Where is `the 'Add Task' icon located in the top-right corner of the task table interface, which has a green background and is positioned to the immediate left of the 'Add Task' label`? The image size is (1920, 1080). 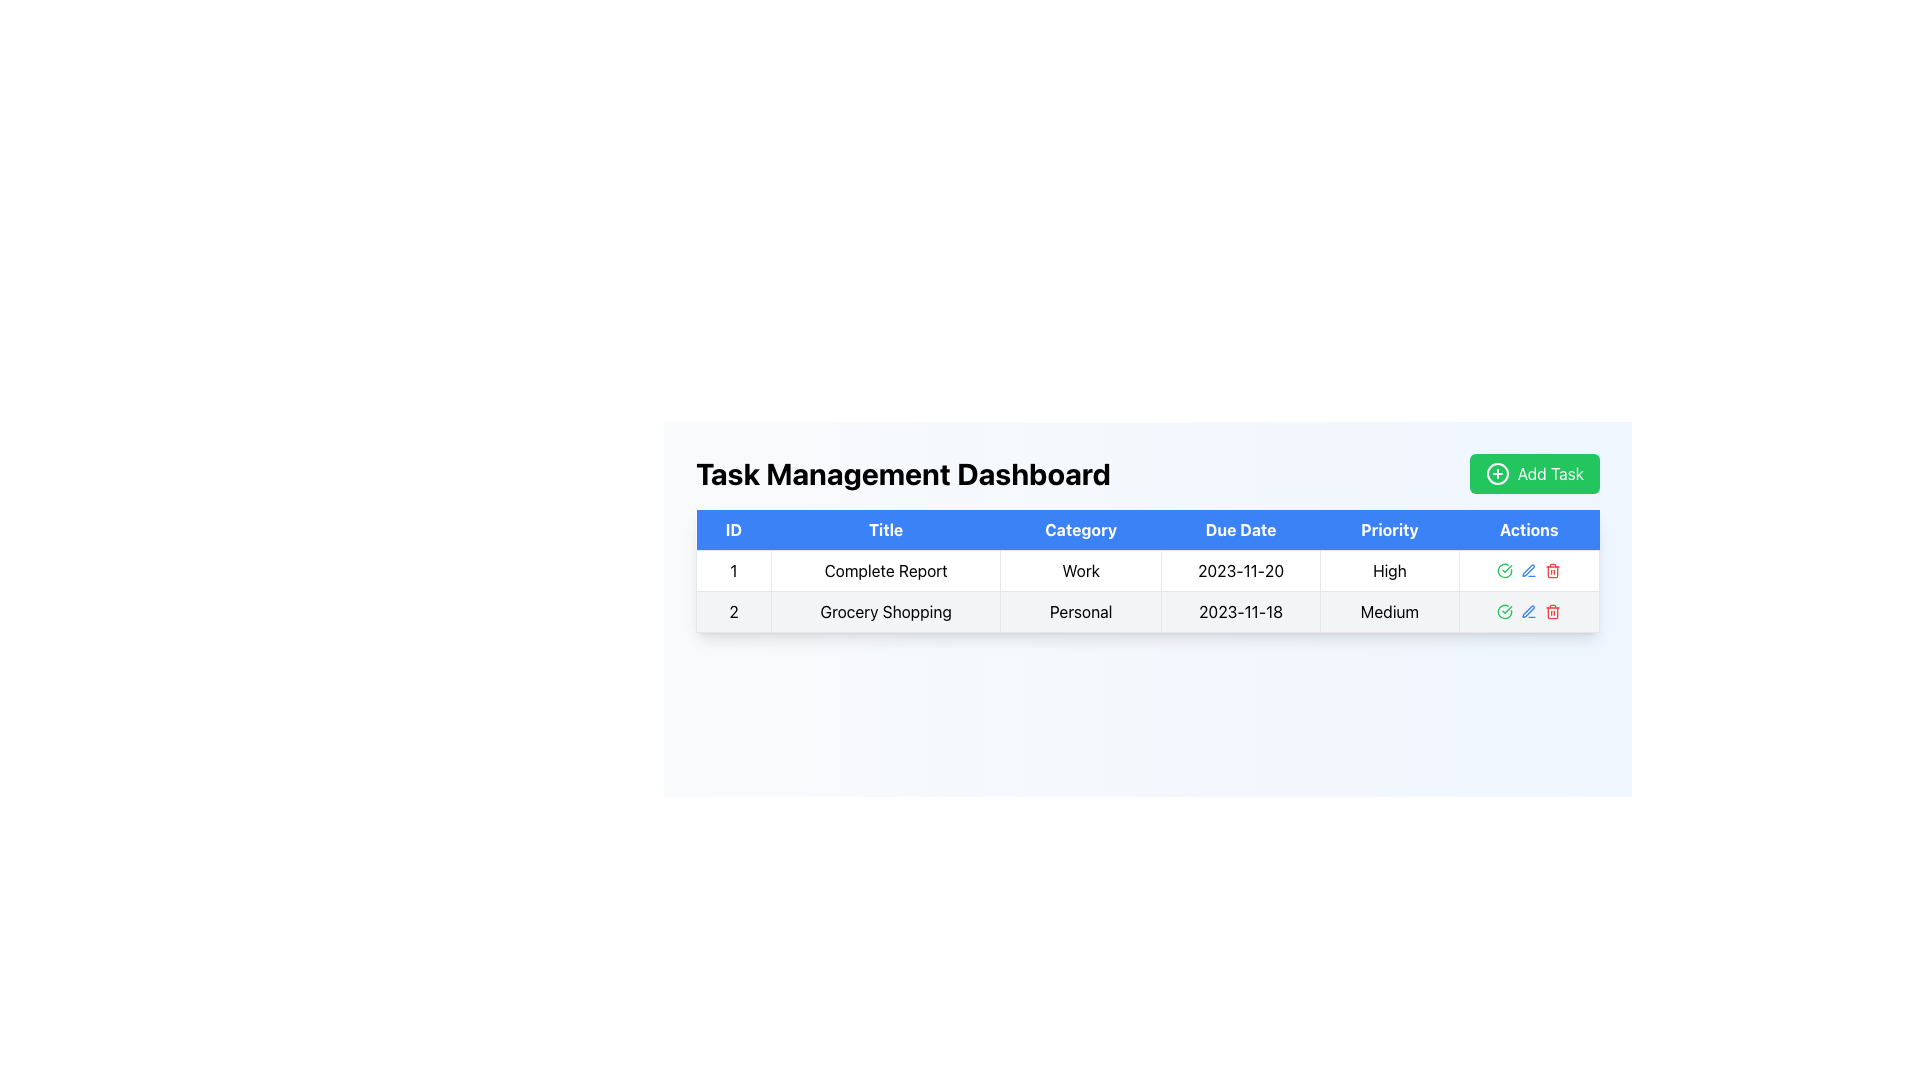
the 'Add Task' icon located in the top-right corner of the task table interface, which has a green background and is positioned to the immediate left of the 'Add Task' label is located at coordinates (1497, 474).